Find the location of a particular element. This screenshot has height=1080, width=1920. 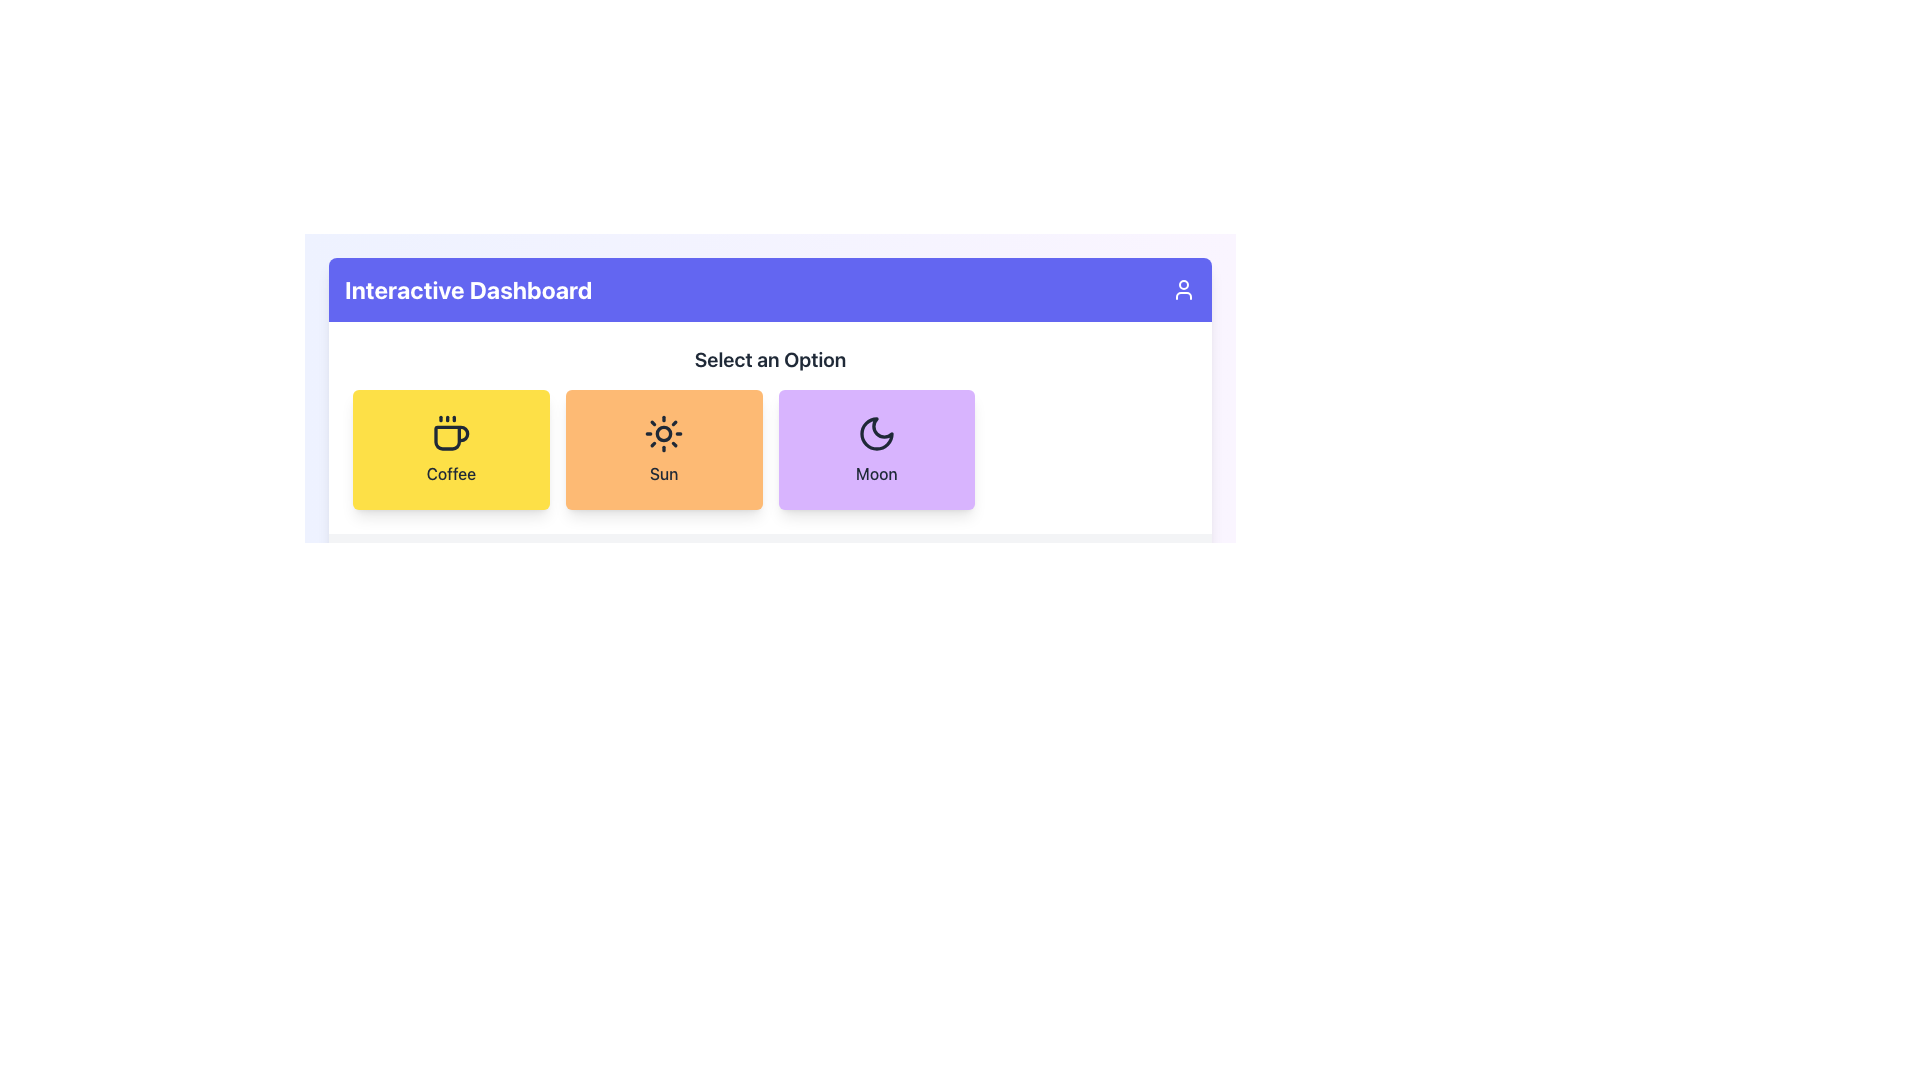

the small circular user icon with a simplistic profile design, located in the far right corner of the header section next to 'Interactive Dashboard' is located at coordinates (1184, 289).